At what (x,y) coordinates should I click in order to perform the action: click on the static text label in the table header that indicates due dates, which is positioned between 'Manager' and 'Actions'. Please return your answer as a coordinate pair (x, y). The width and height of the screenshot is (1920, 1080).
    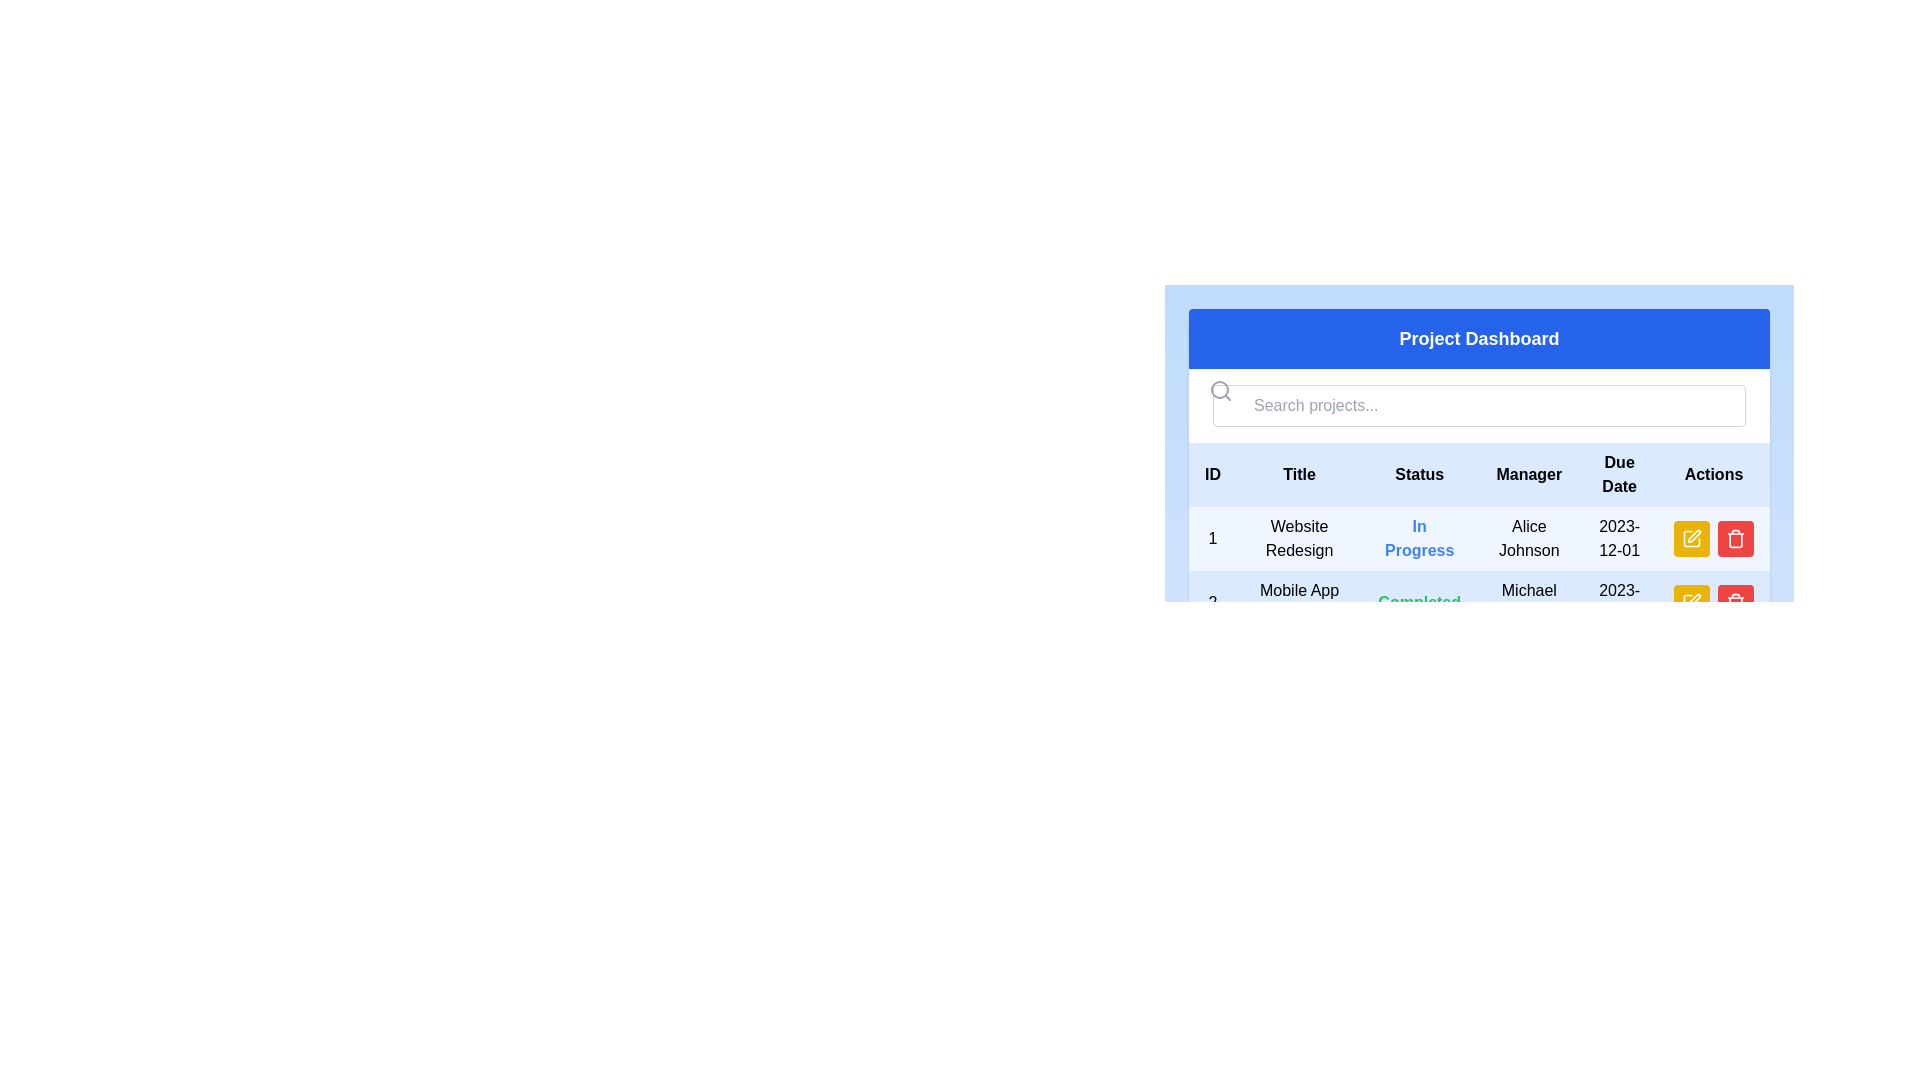
    Looking at the image, I should click on (1619, 474).